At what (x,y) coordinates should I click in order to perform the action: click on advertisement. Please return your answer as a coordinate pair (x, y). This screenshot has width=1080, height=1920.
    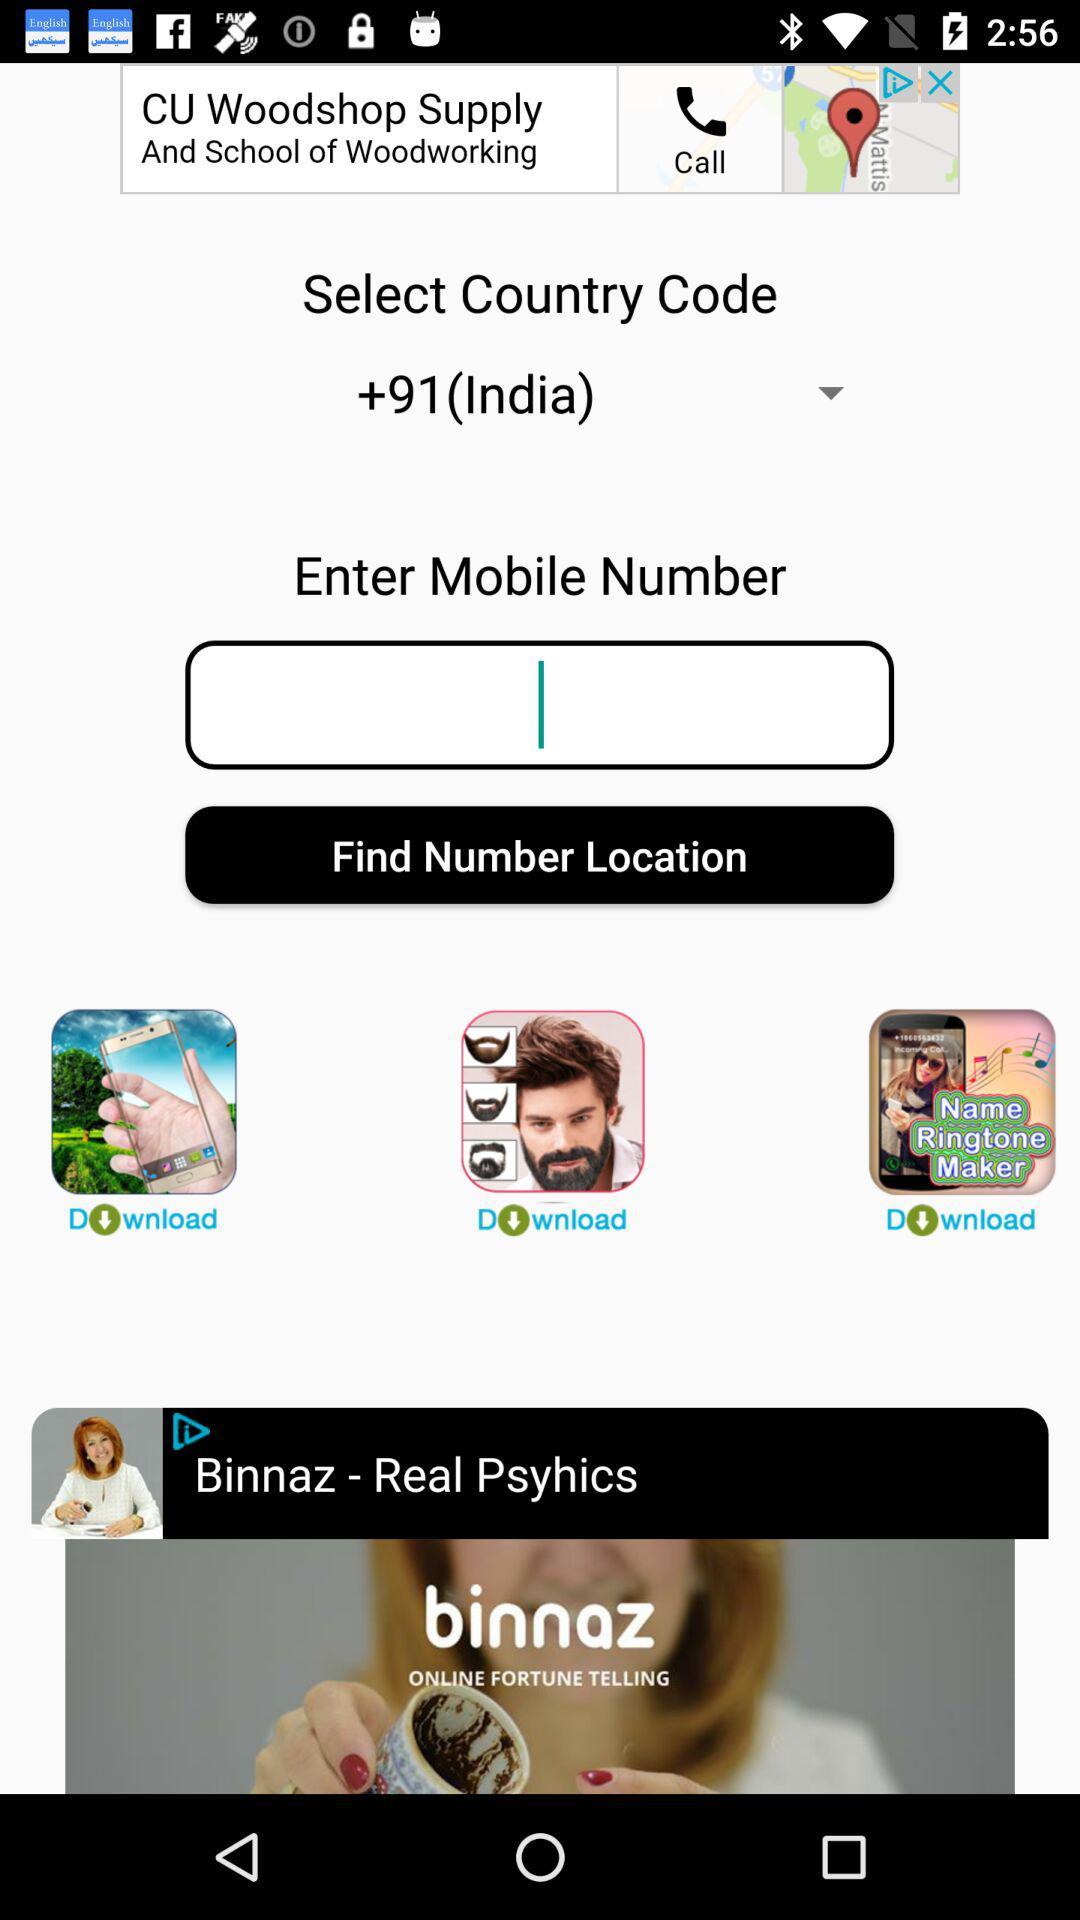
    Looking at the image, I should click on (97, 1473).